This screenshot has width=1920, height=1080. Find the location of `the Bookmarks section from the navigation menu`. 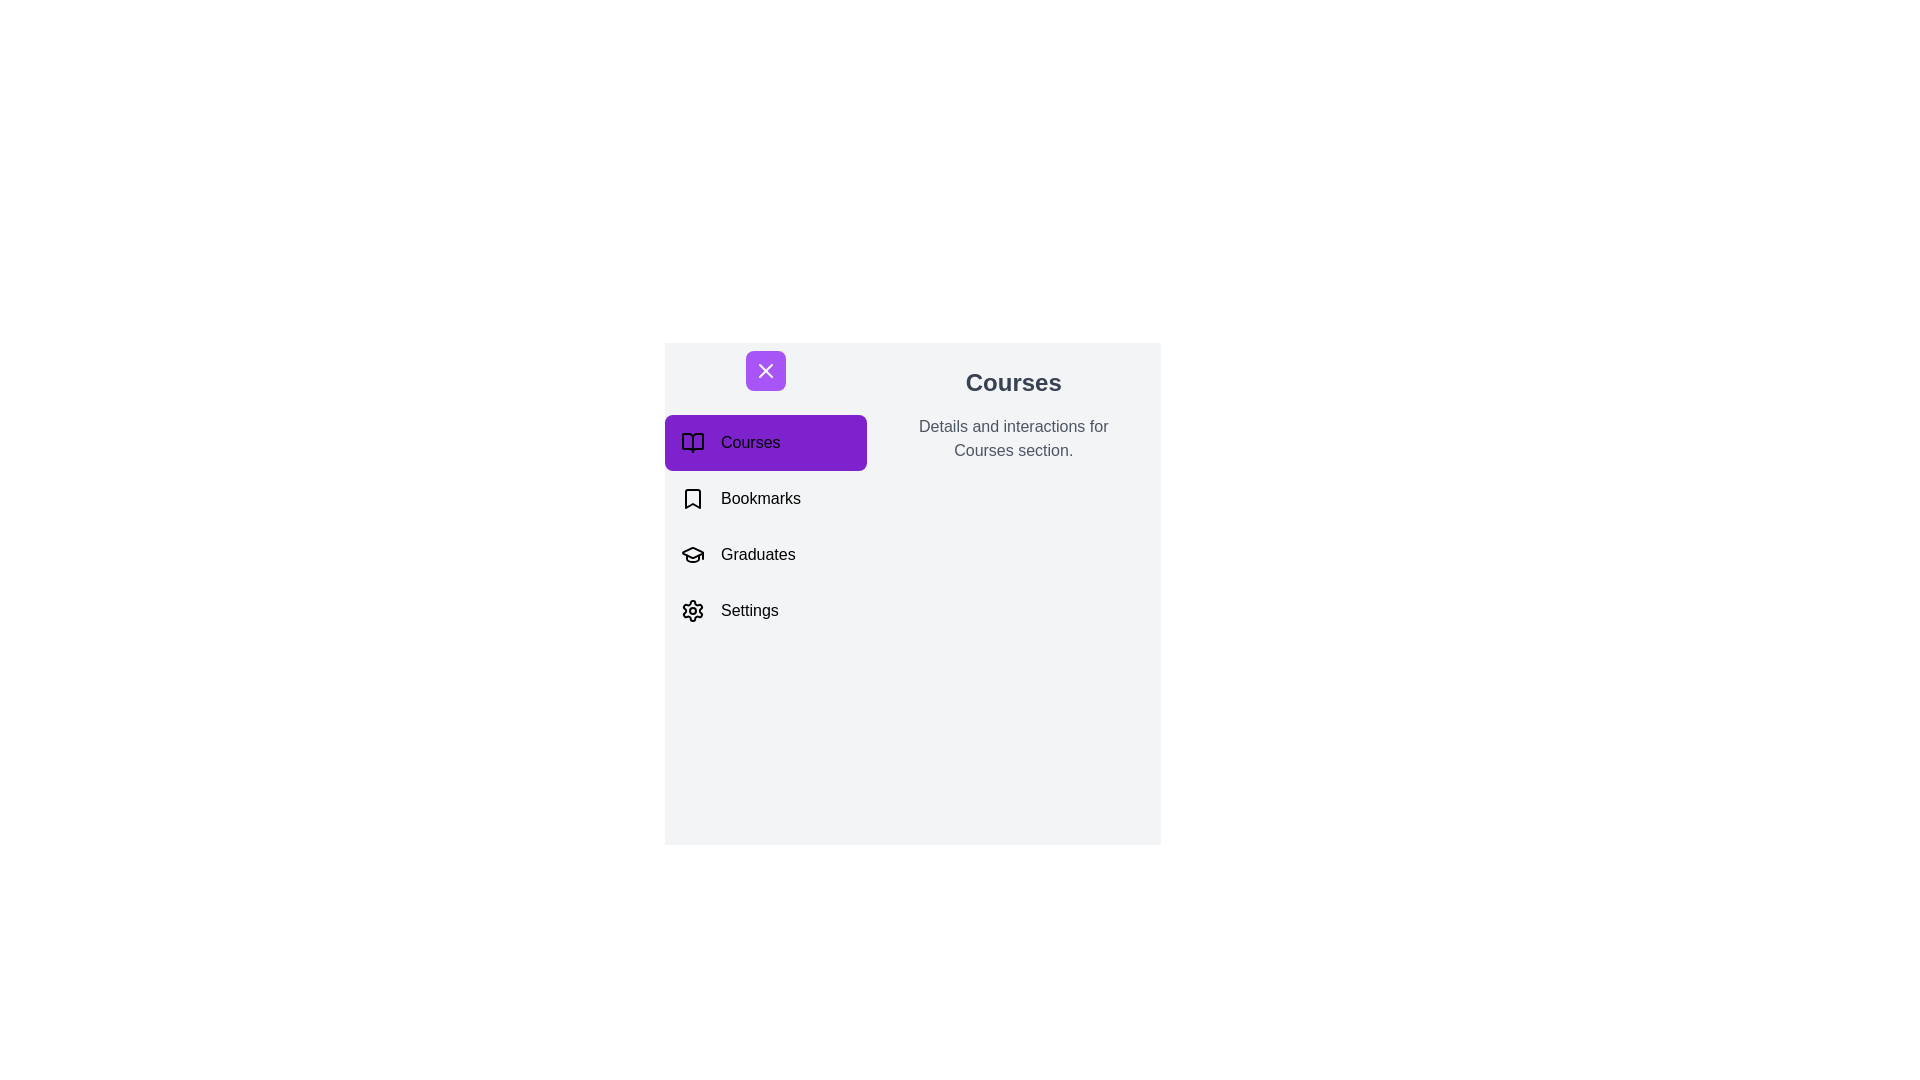

the Bookmarks section from the navigation menu is located at coordinates (764, 497).